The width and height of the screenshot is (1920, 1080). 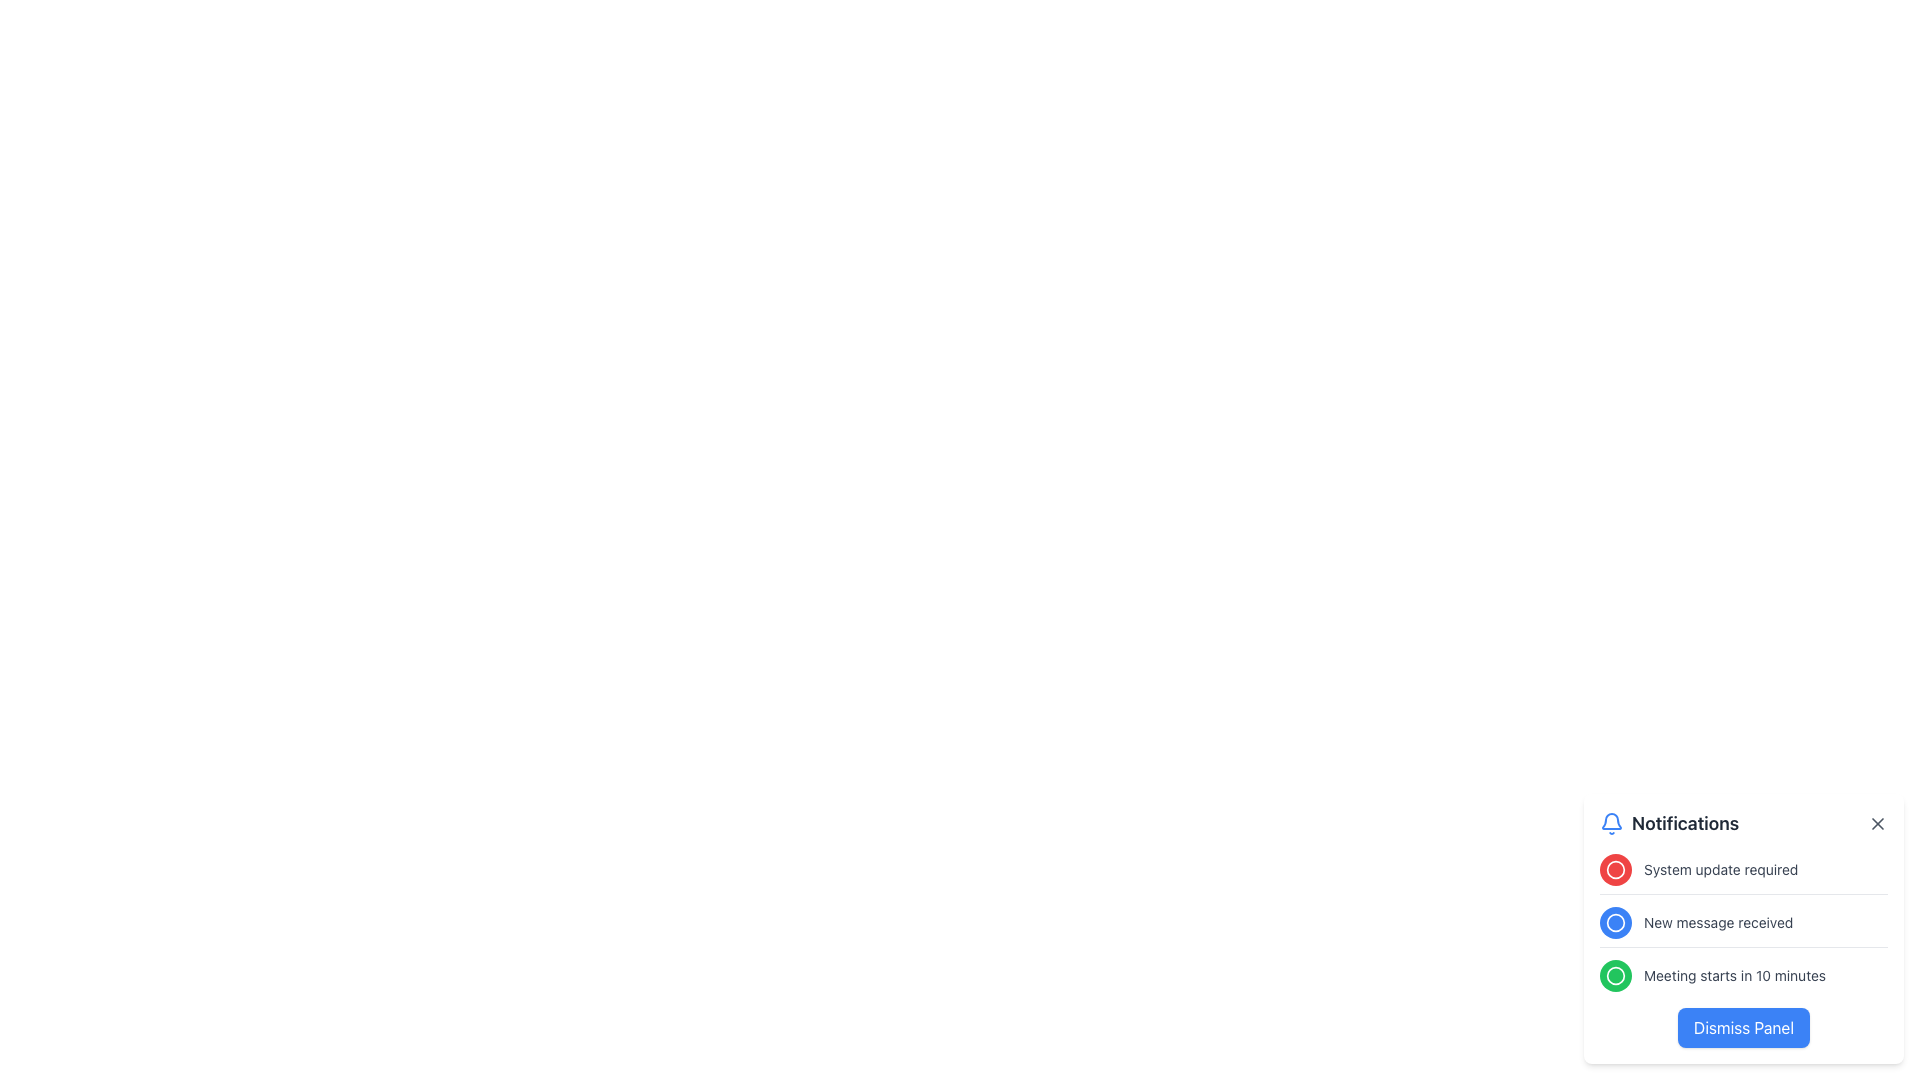 I want to click on the red circular icon indicating a critical notification for 'System update required' in the bottom right corner of the notifications panel, so click(x=1616, y=869).